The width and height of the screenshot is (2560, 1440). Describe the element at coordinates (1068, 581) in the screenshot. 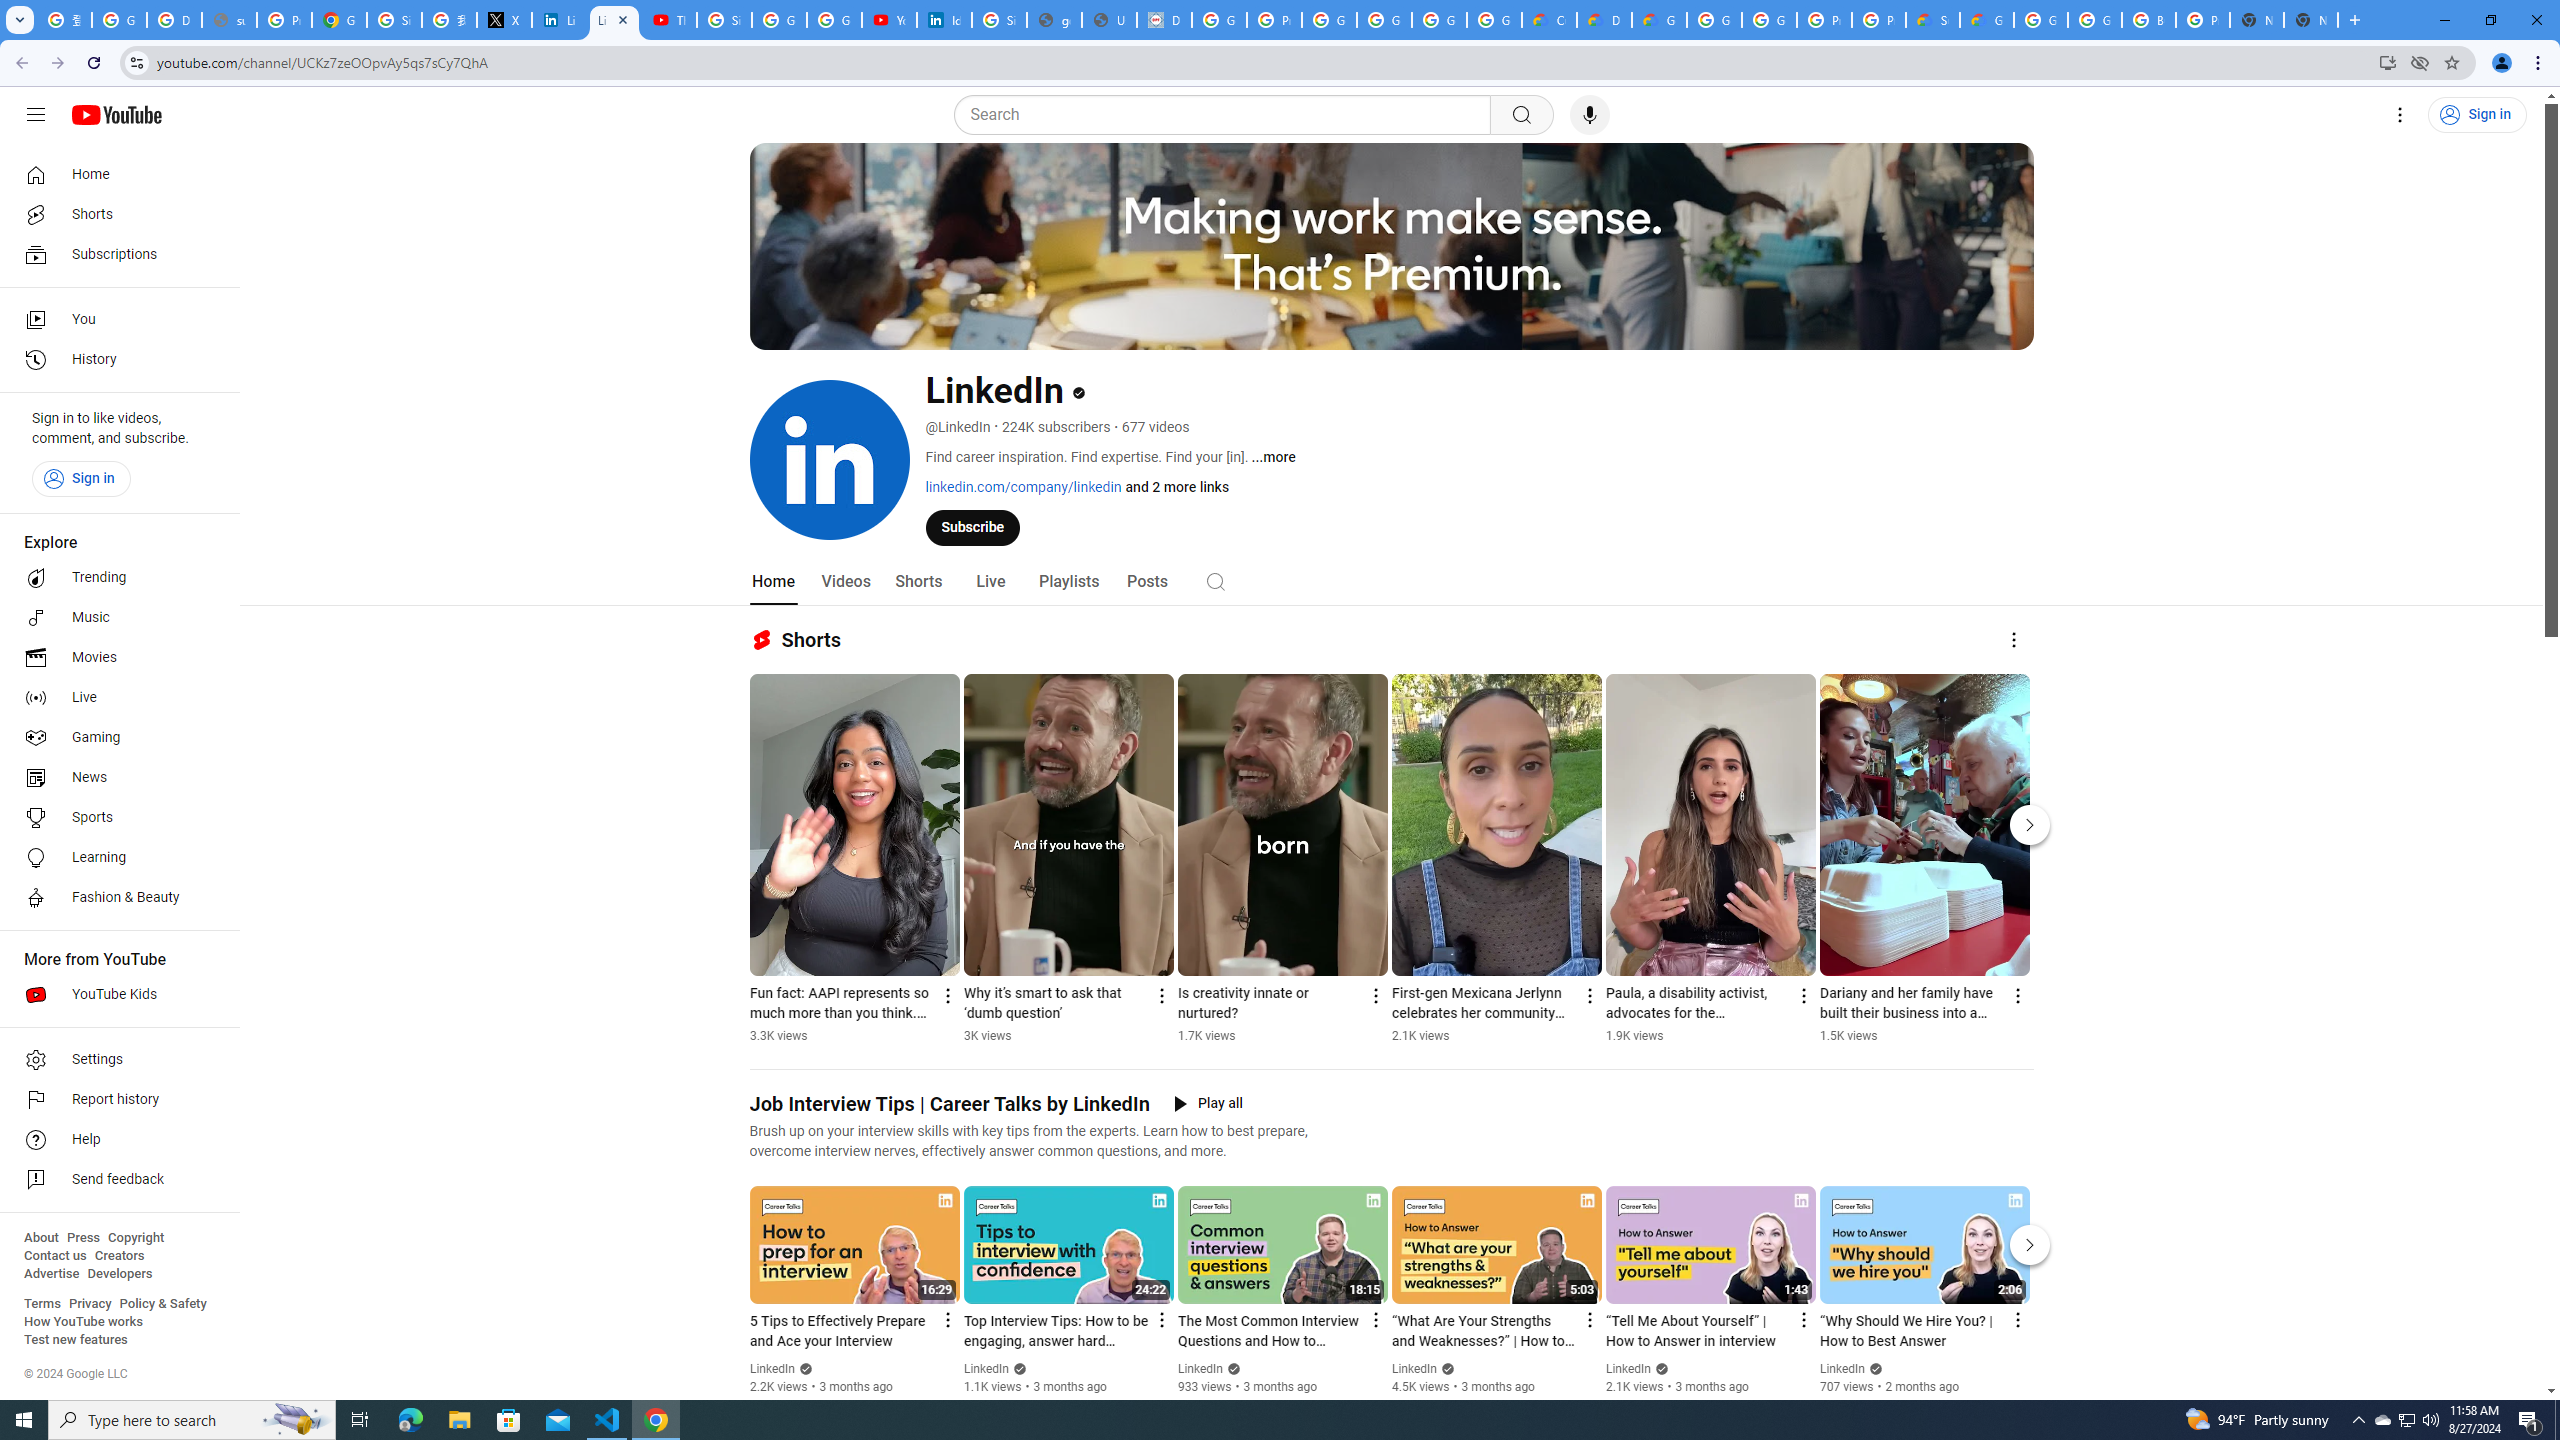

I see `'Playlists'` at that location.